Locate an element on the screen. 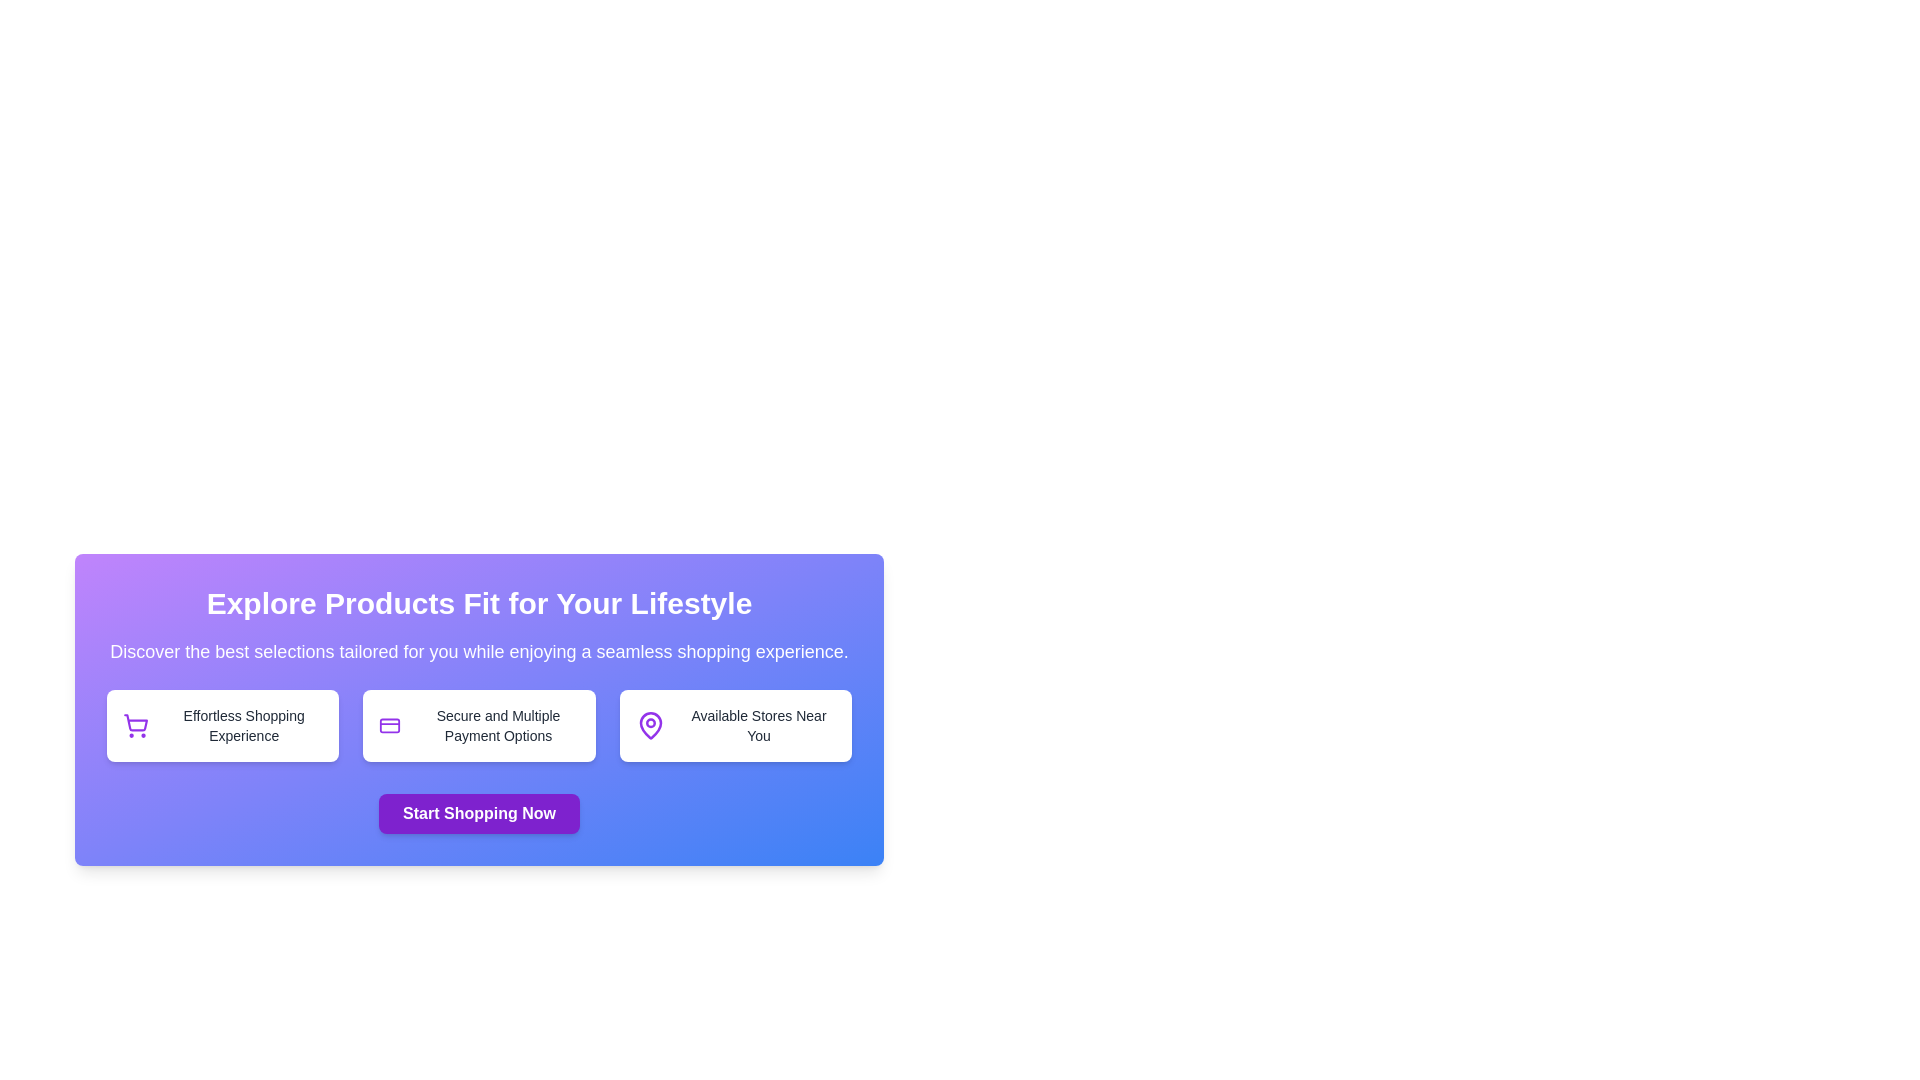 The height and width of the screenshot is (1080, 1920). the text label displaying 'Effortless Shopping Experience' that is styled in a small font, dark gray color, and located in the first card of the informational row, aligned to the right of the shopping cart icon is located at coordinates (243, 725).